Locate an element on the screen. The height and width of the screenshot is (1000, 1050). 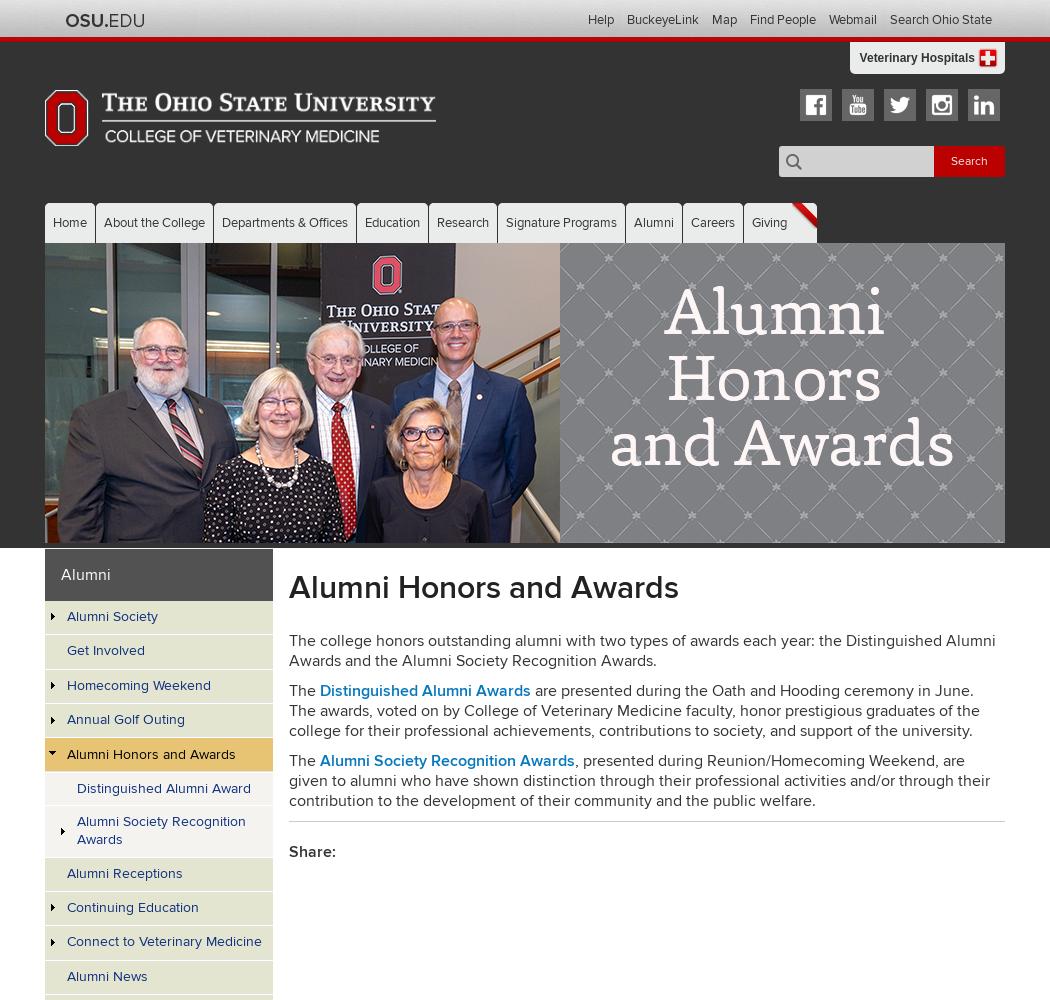
'Distinguished Alumni Award' is located at coordinates (162, 787).